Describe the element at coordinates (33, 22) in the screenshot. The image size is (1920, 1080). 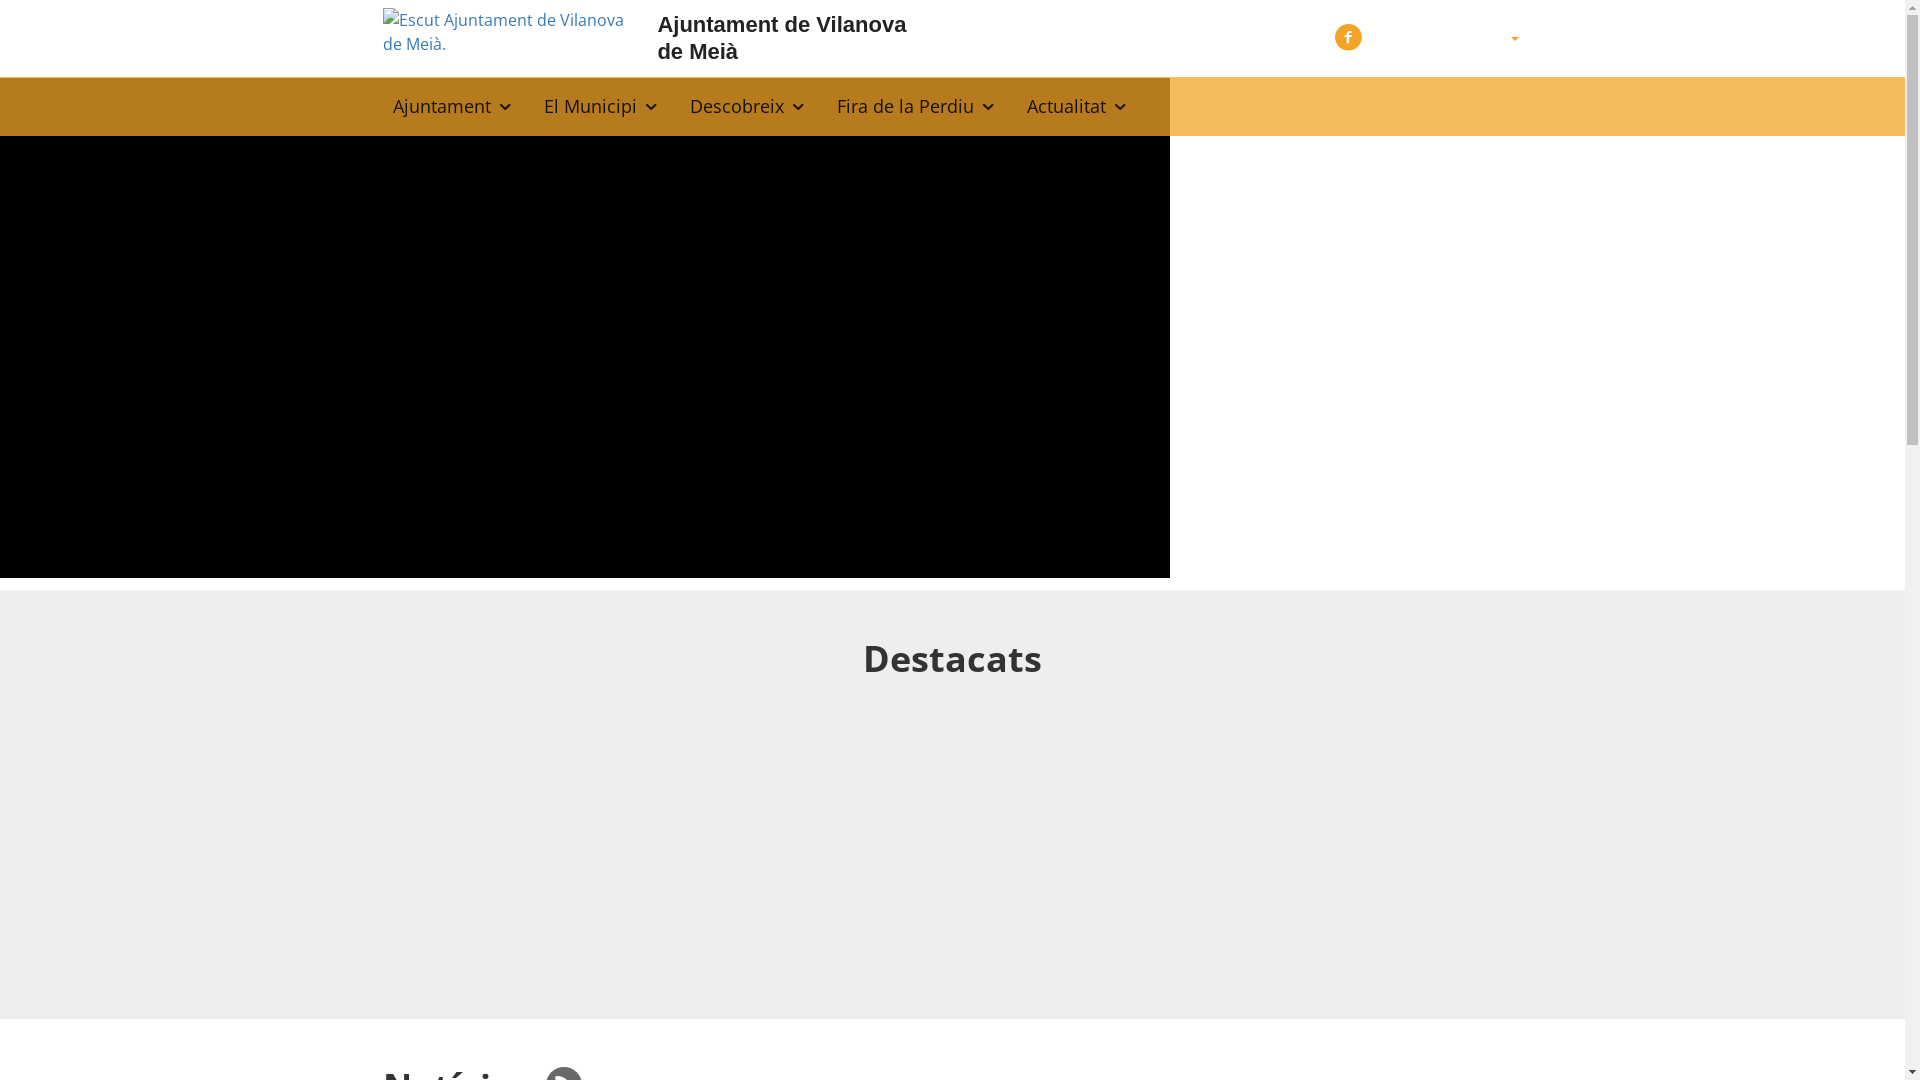
I see `'AL CONTINGUT'` at that location.